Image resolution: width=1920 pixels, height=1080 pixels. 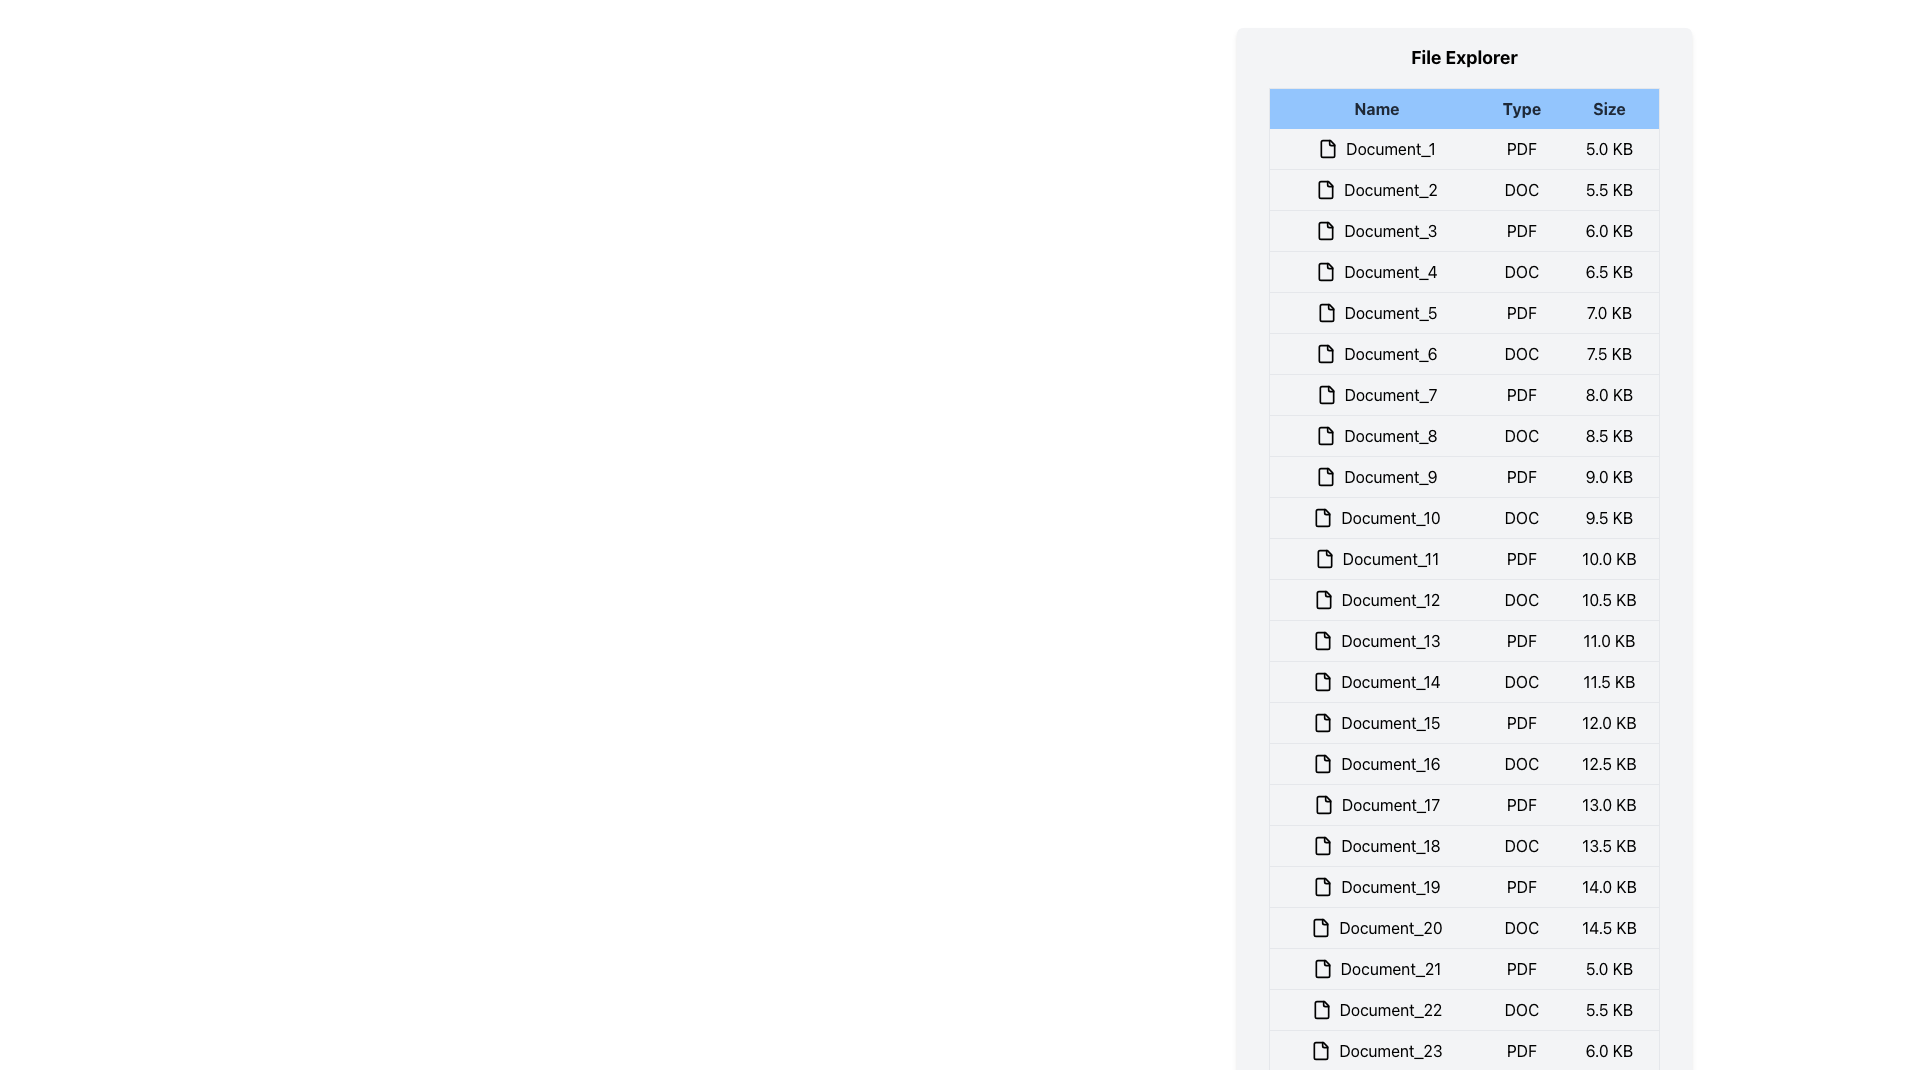 What do you see at coordinates (1464, 928) in the screenshot?
I see `the list item representing the file named 'Document_20' with format 'DOC' and size '14.5 KB'` at bounding box center [1464, 928].